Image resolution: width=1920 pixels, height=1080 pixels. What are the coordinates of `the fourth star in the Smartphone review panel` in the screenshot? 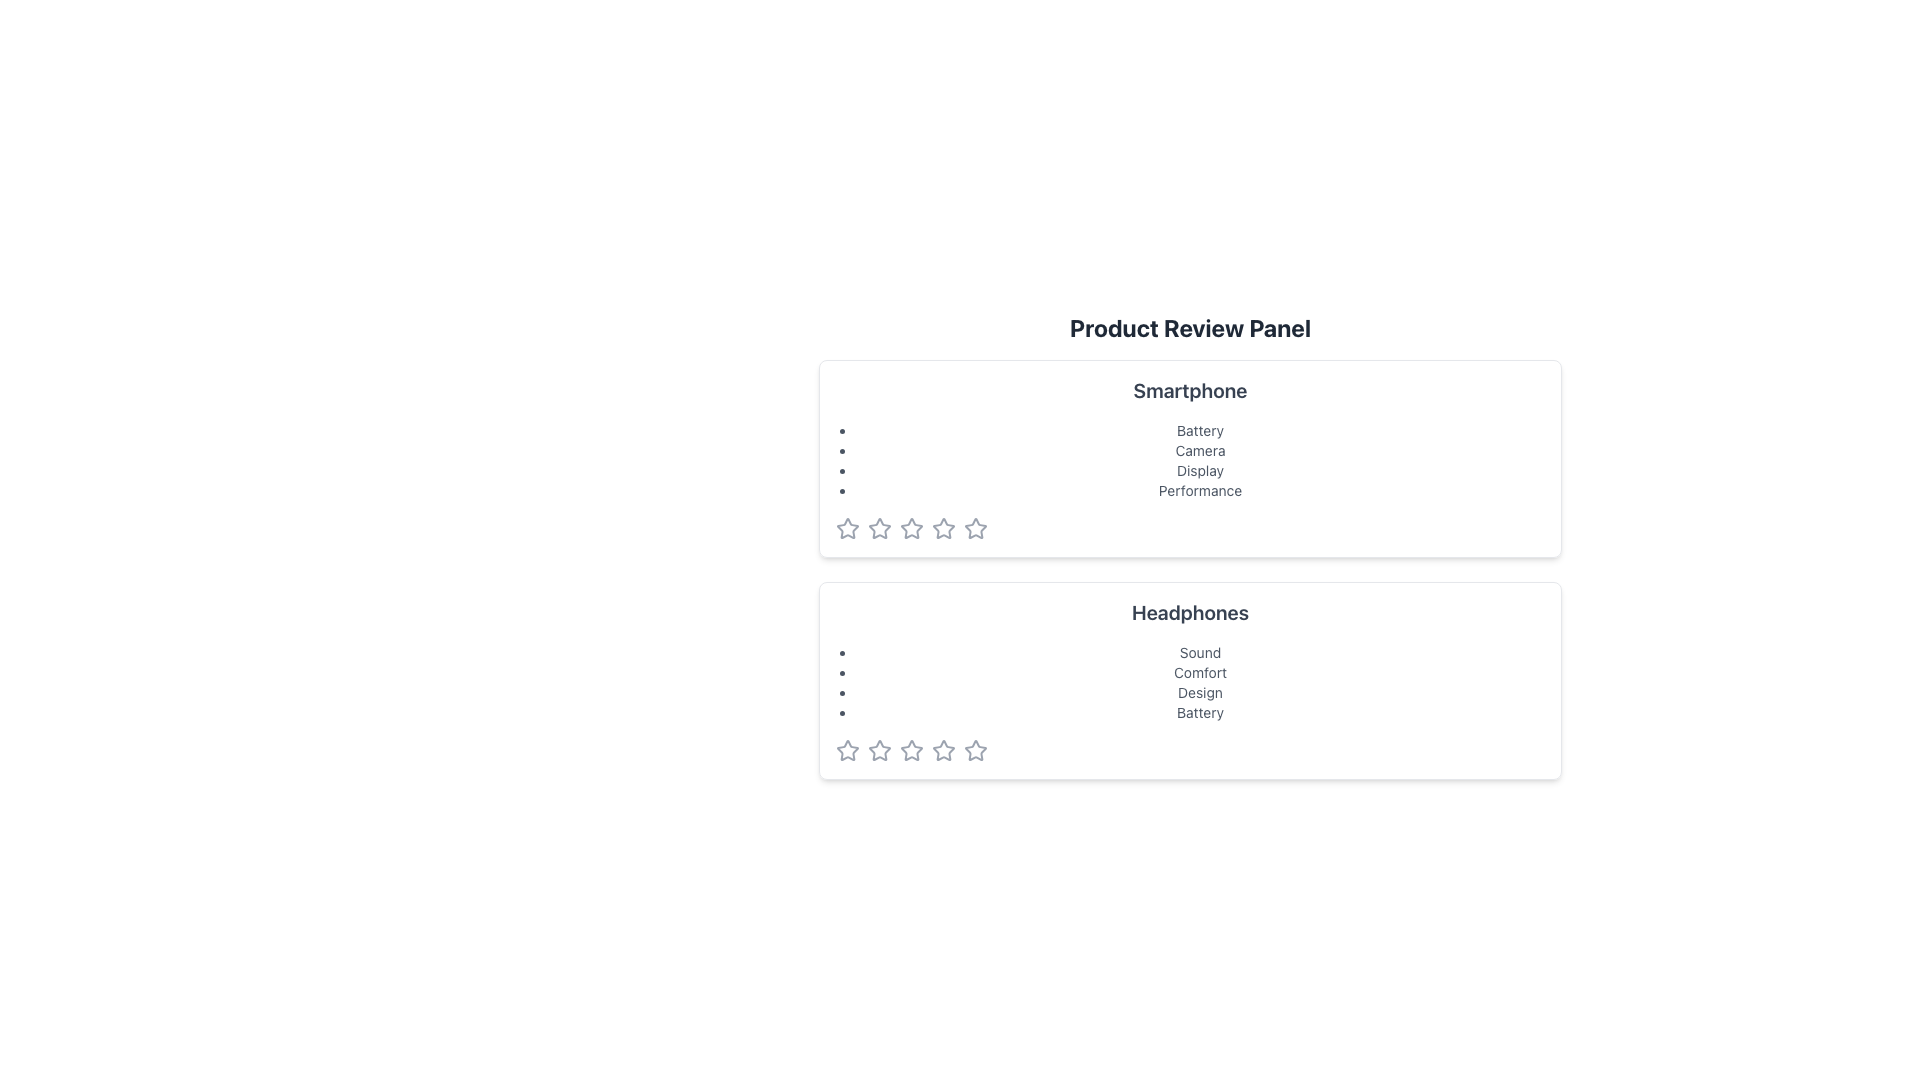 It's located at (975, 527).